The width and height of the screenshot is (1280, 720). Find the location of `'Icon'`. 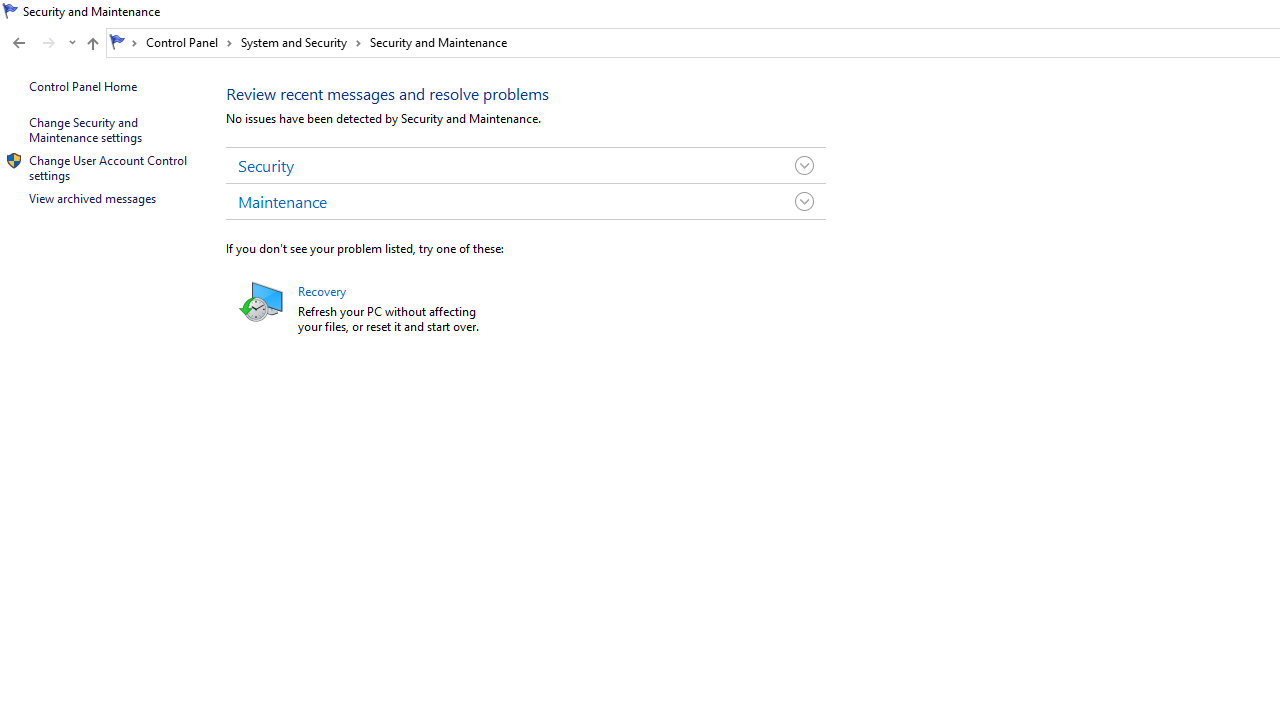

'Icon' is located at coordinates (14, 159).